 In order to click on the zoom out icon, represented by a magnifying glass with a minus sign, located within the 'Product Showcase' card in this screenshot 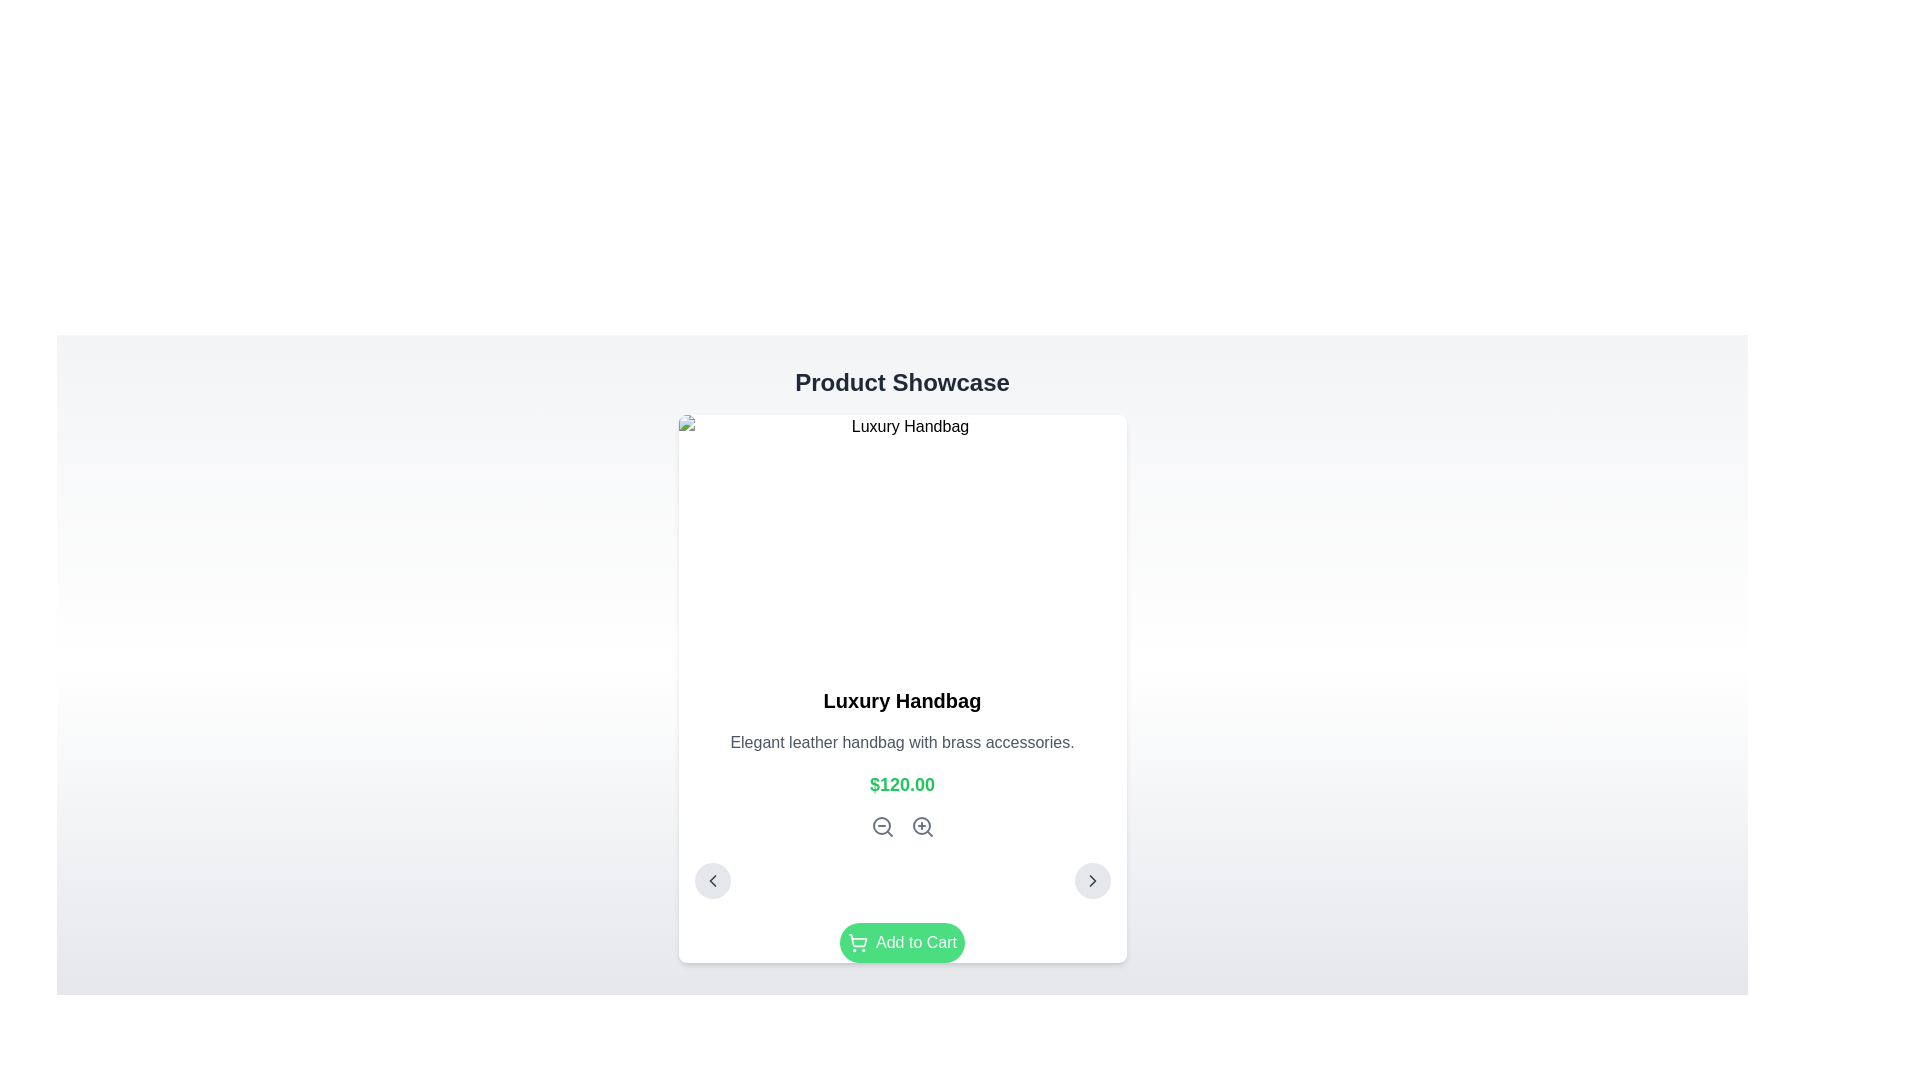, I will do `click(881, 826)`.